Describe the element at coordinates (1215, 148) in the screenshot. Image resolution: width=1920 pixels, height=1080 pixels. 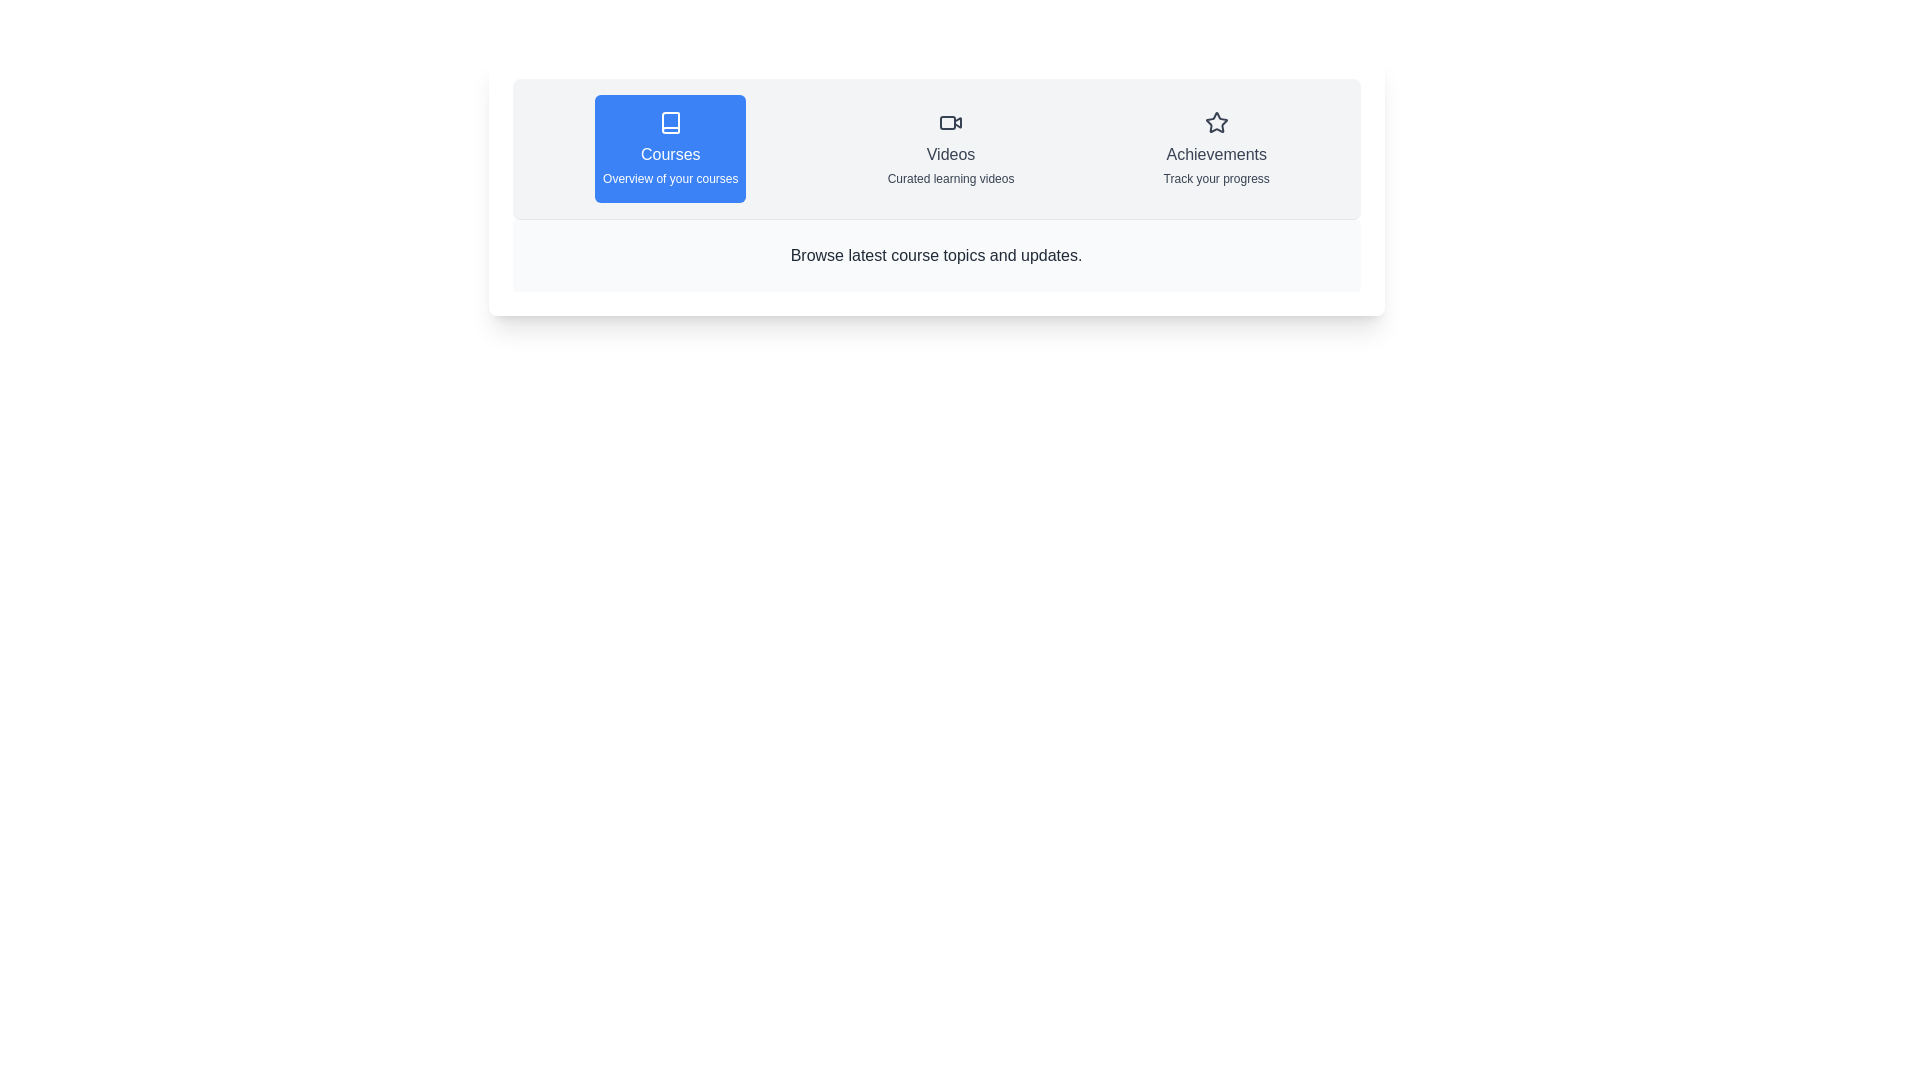
I see `the tab labeled Achievements to view its content` at that location.